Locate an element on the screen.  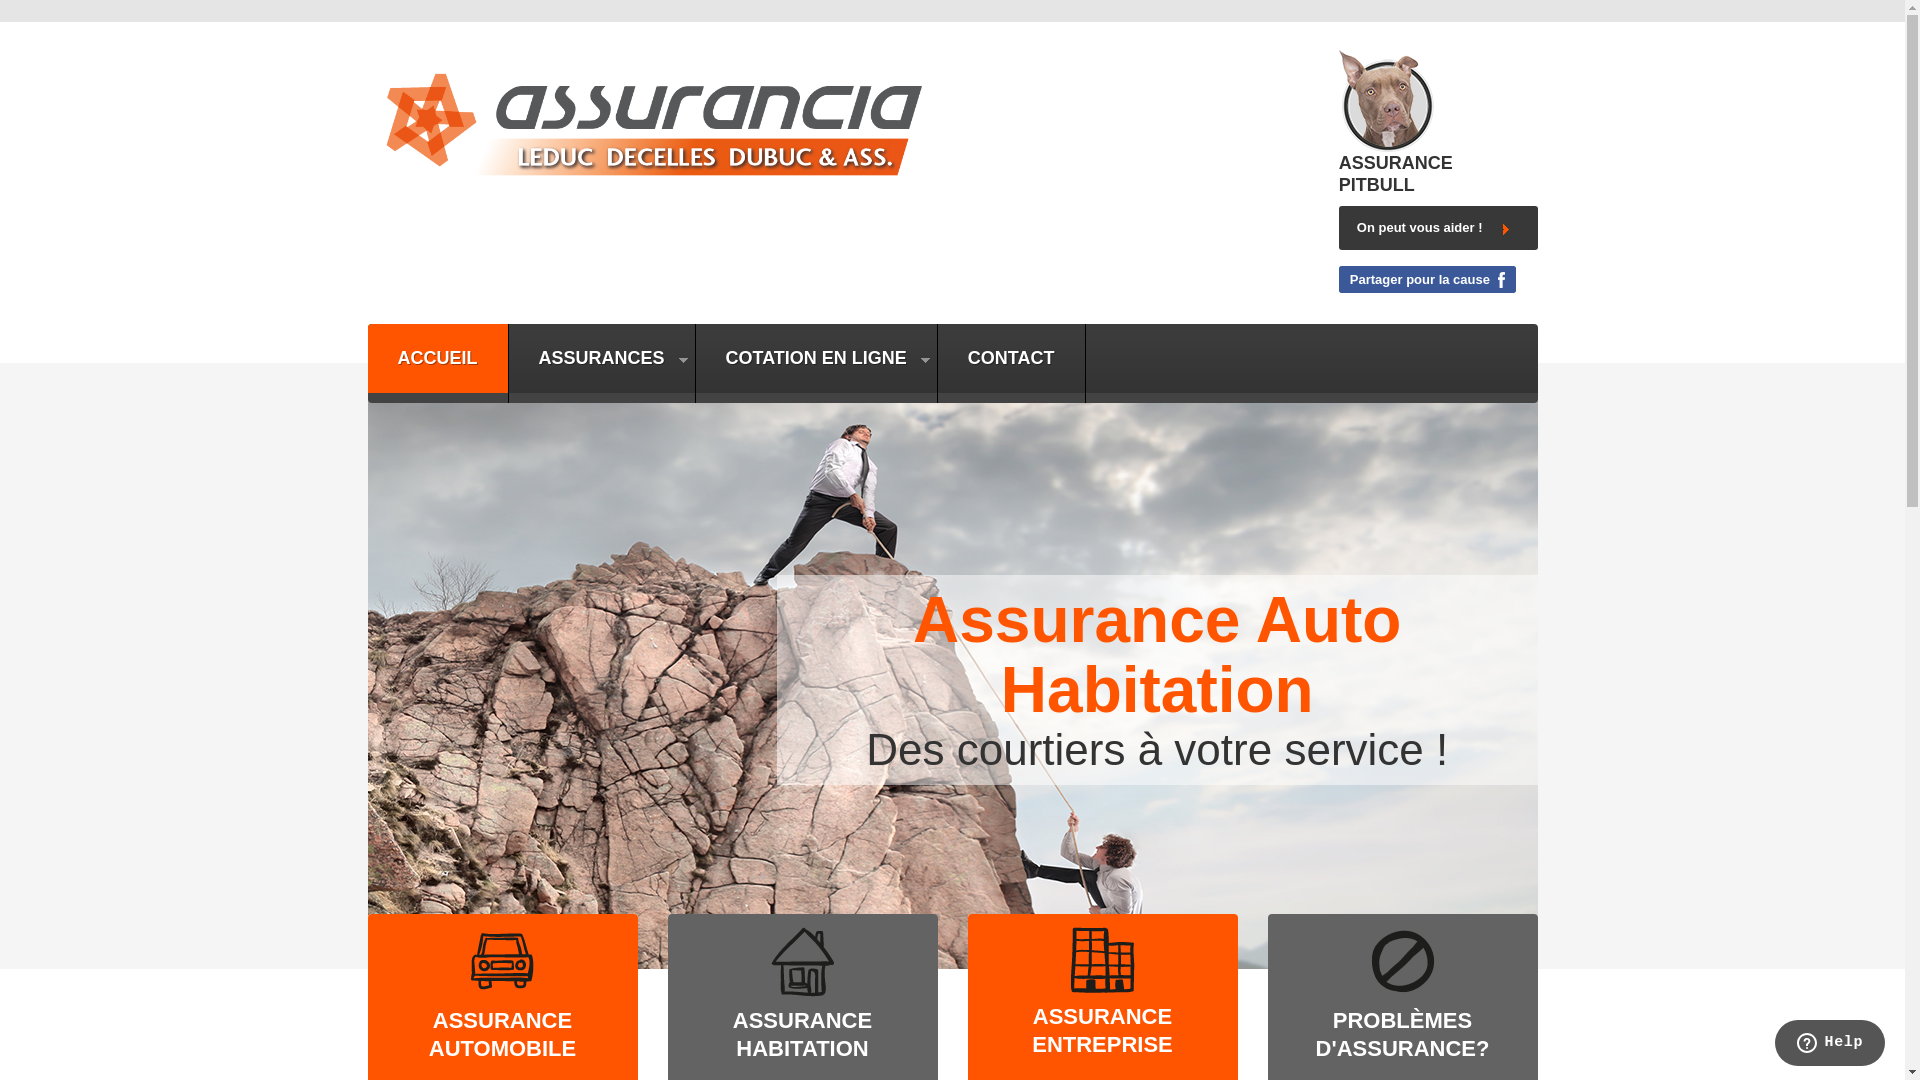
'CONTACT' is located at coordinates (1011, 357).